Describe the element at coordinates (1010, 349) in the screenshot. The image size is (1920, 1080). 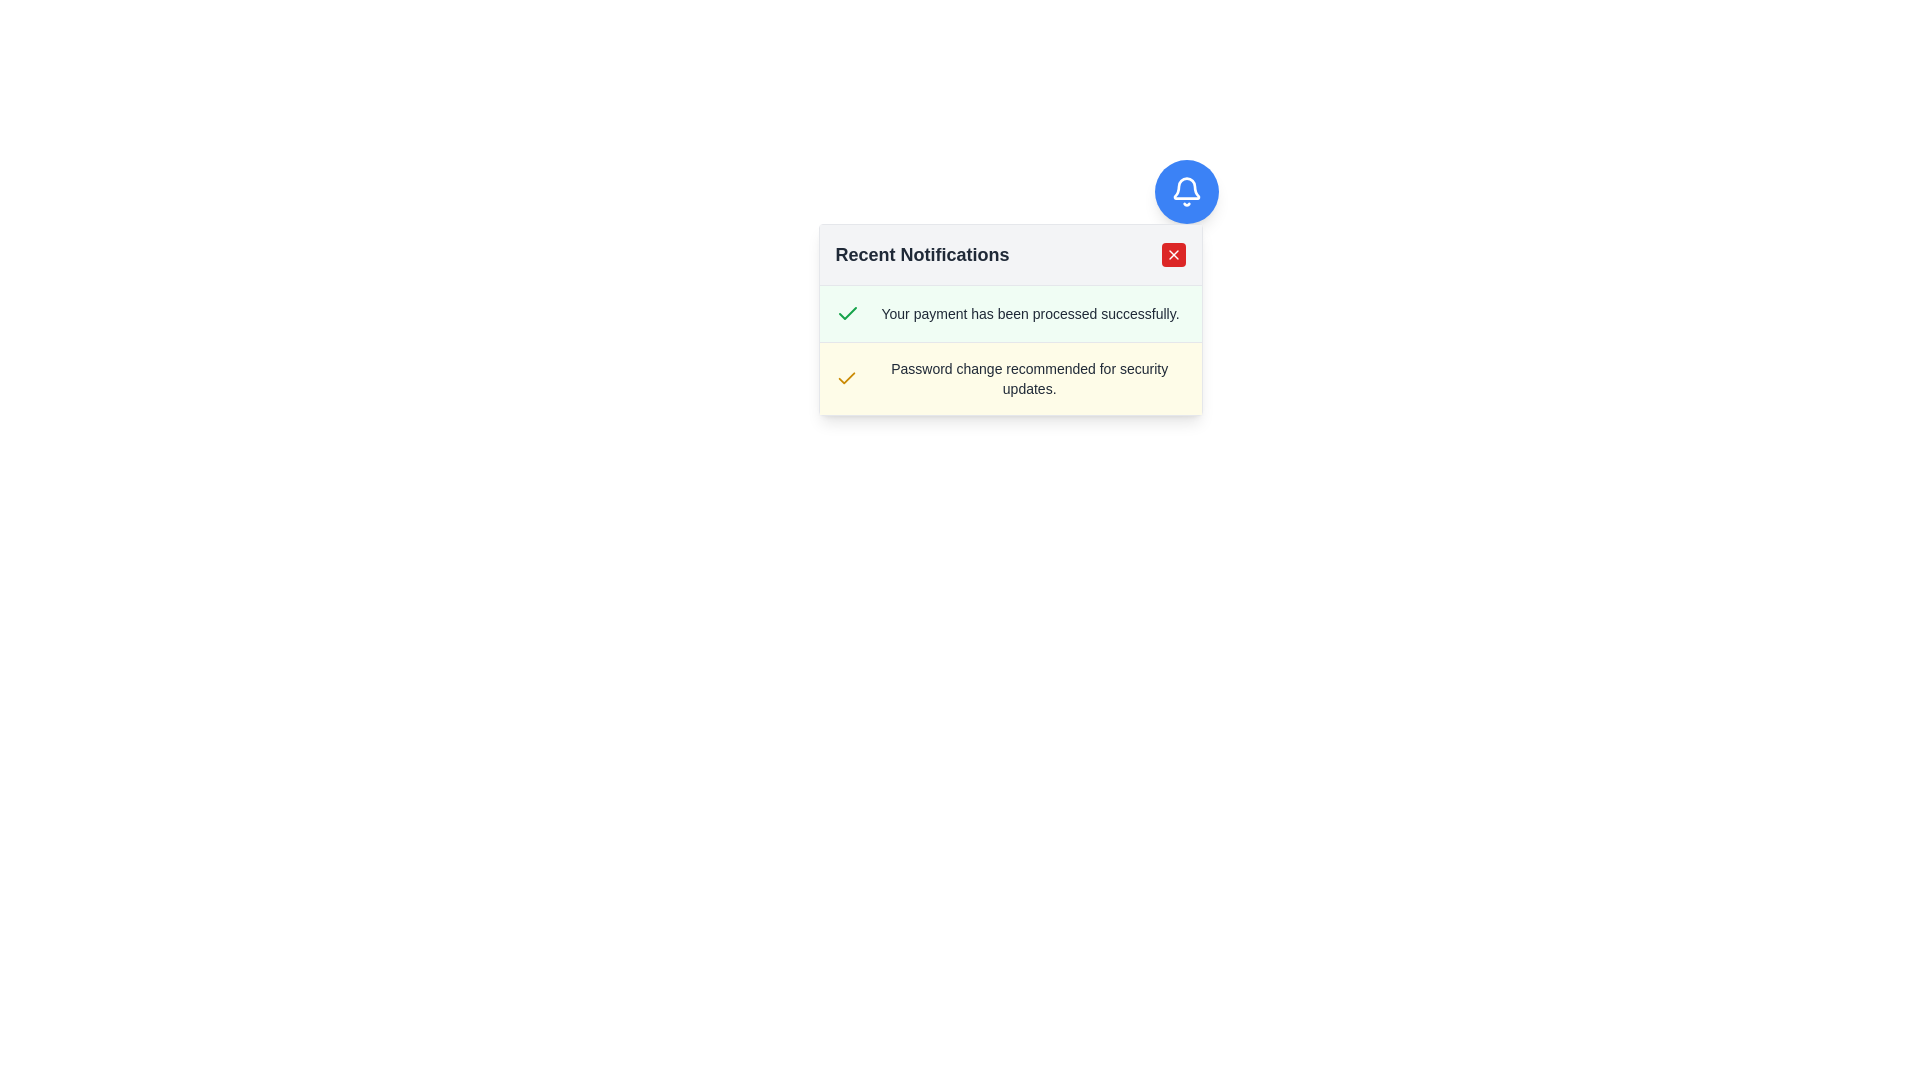
I see `the second notification item in the notification pop-up panel that prompts the user to change their password for security reasons` at that location.